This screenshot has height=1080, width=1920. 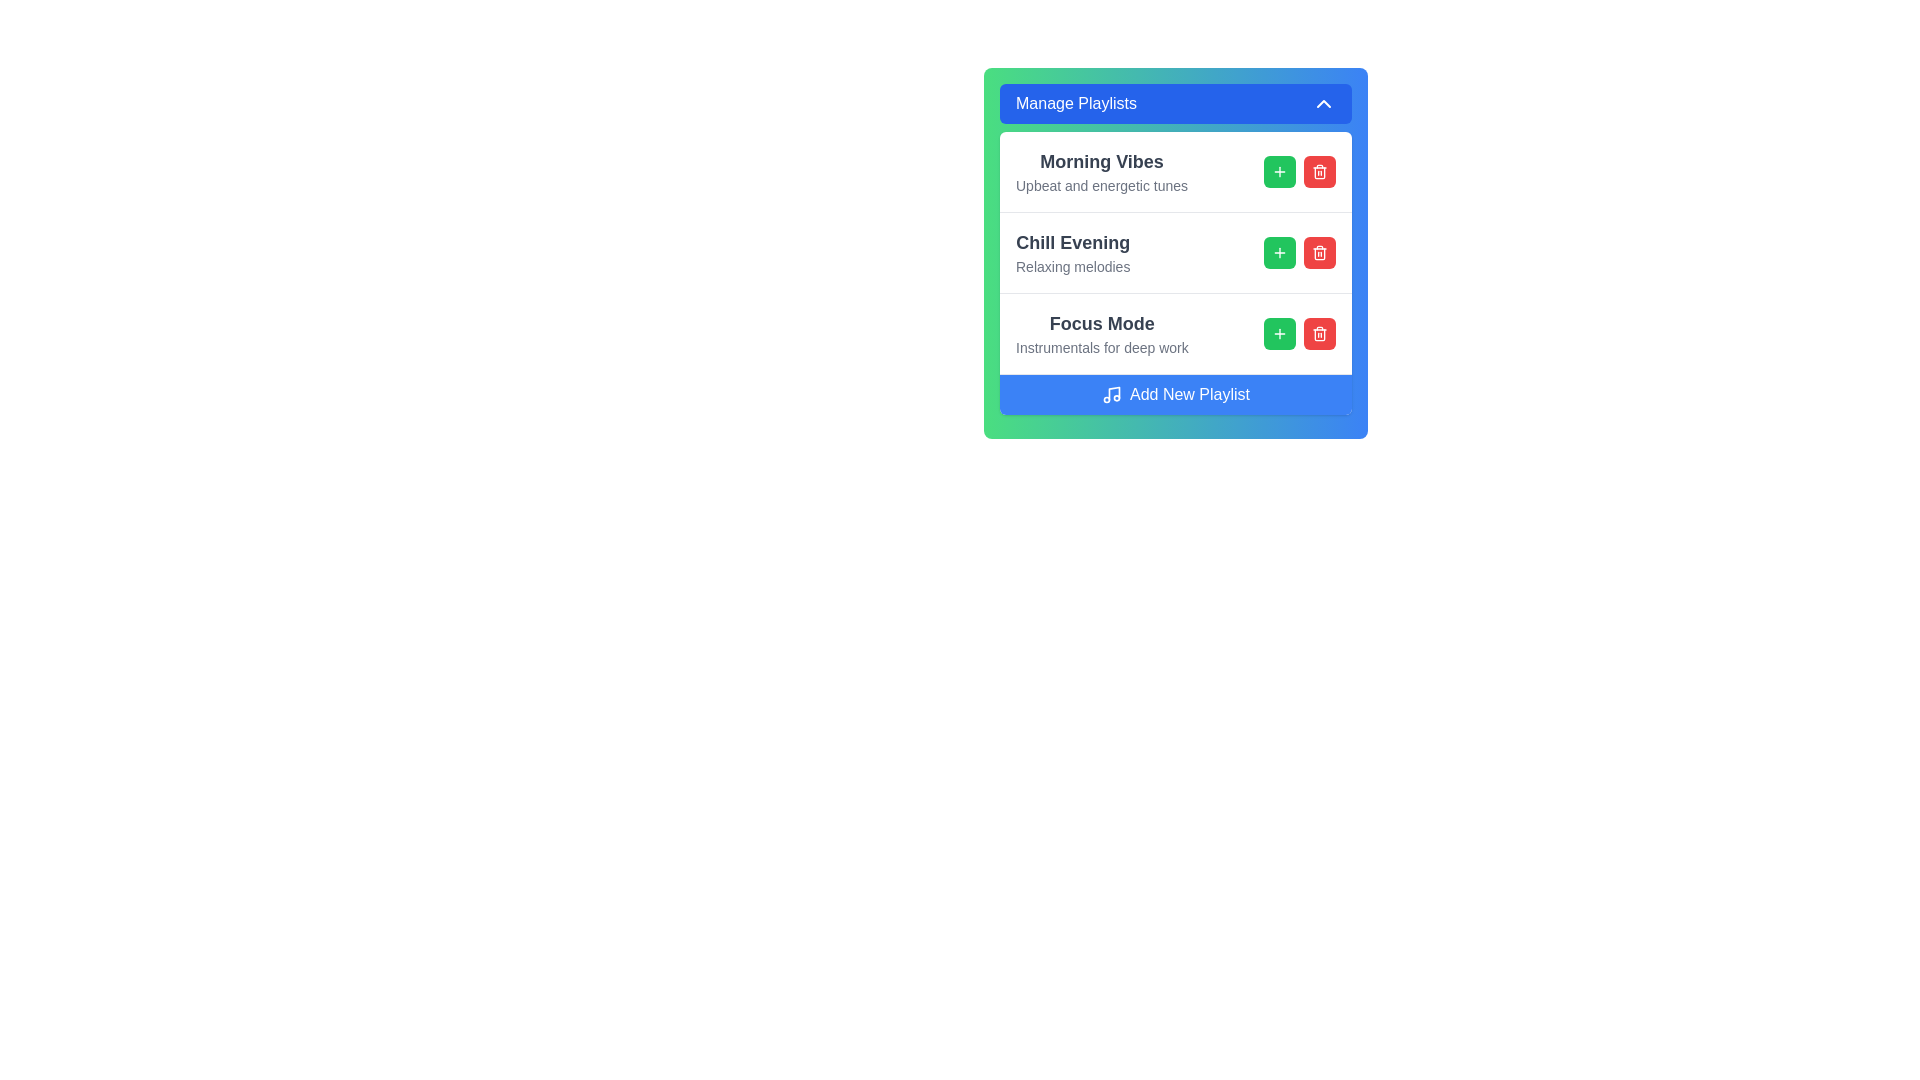 What do you see at coordinates (1280, 252) in the screenshot?
I see `the green button with a '+' icon next to the 'Chill Evening' playlist entry` at bounding box center [1280, 252].